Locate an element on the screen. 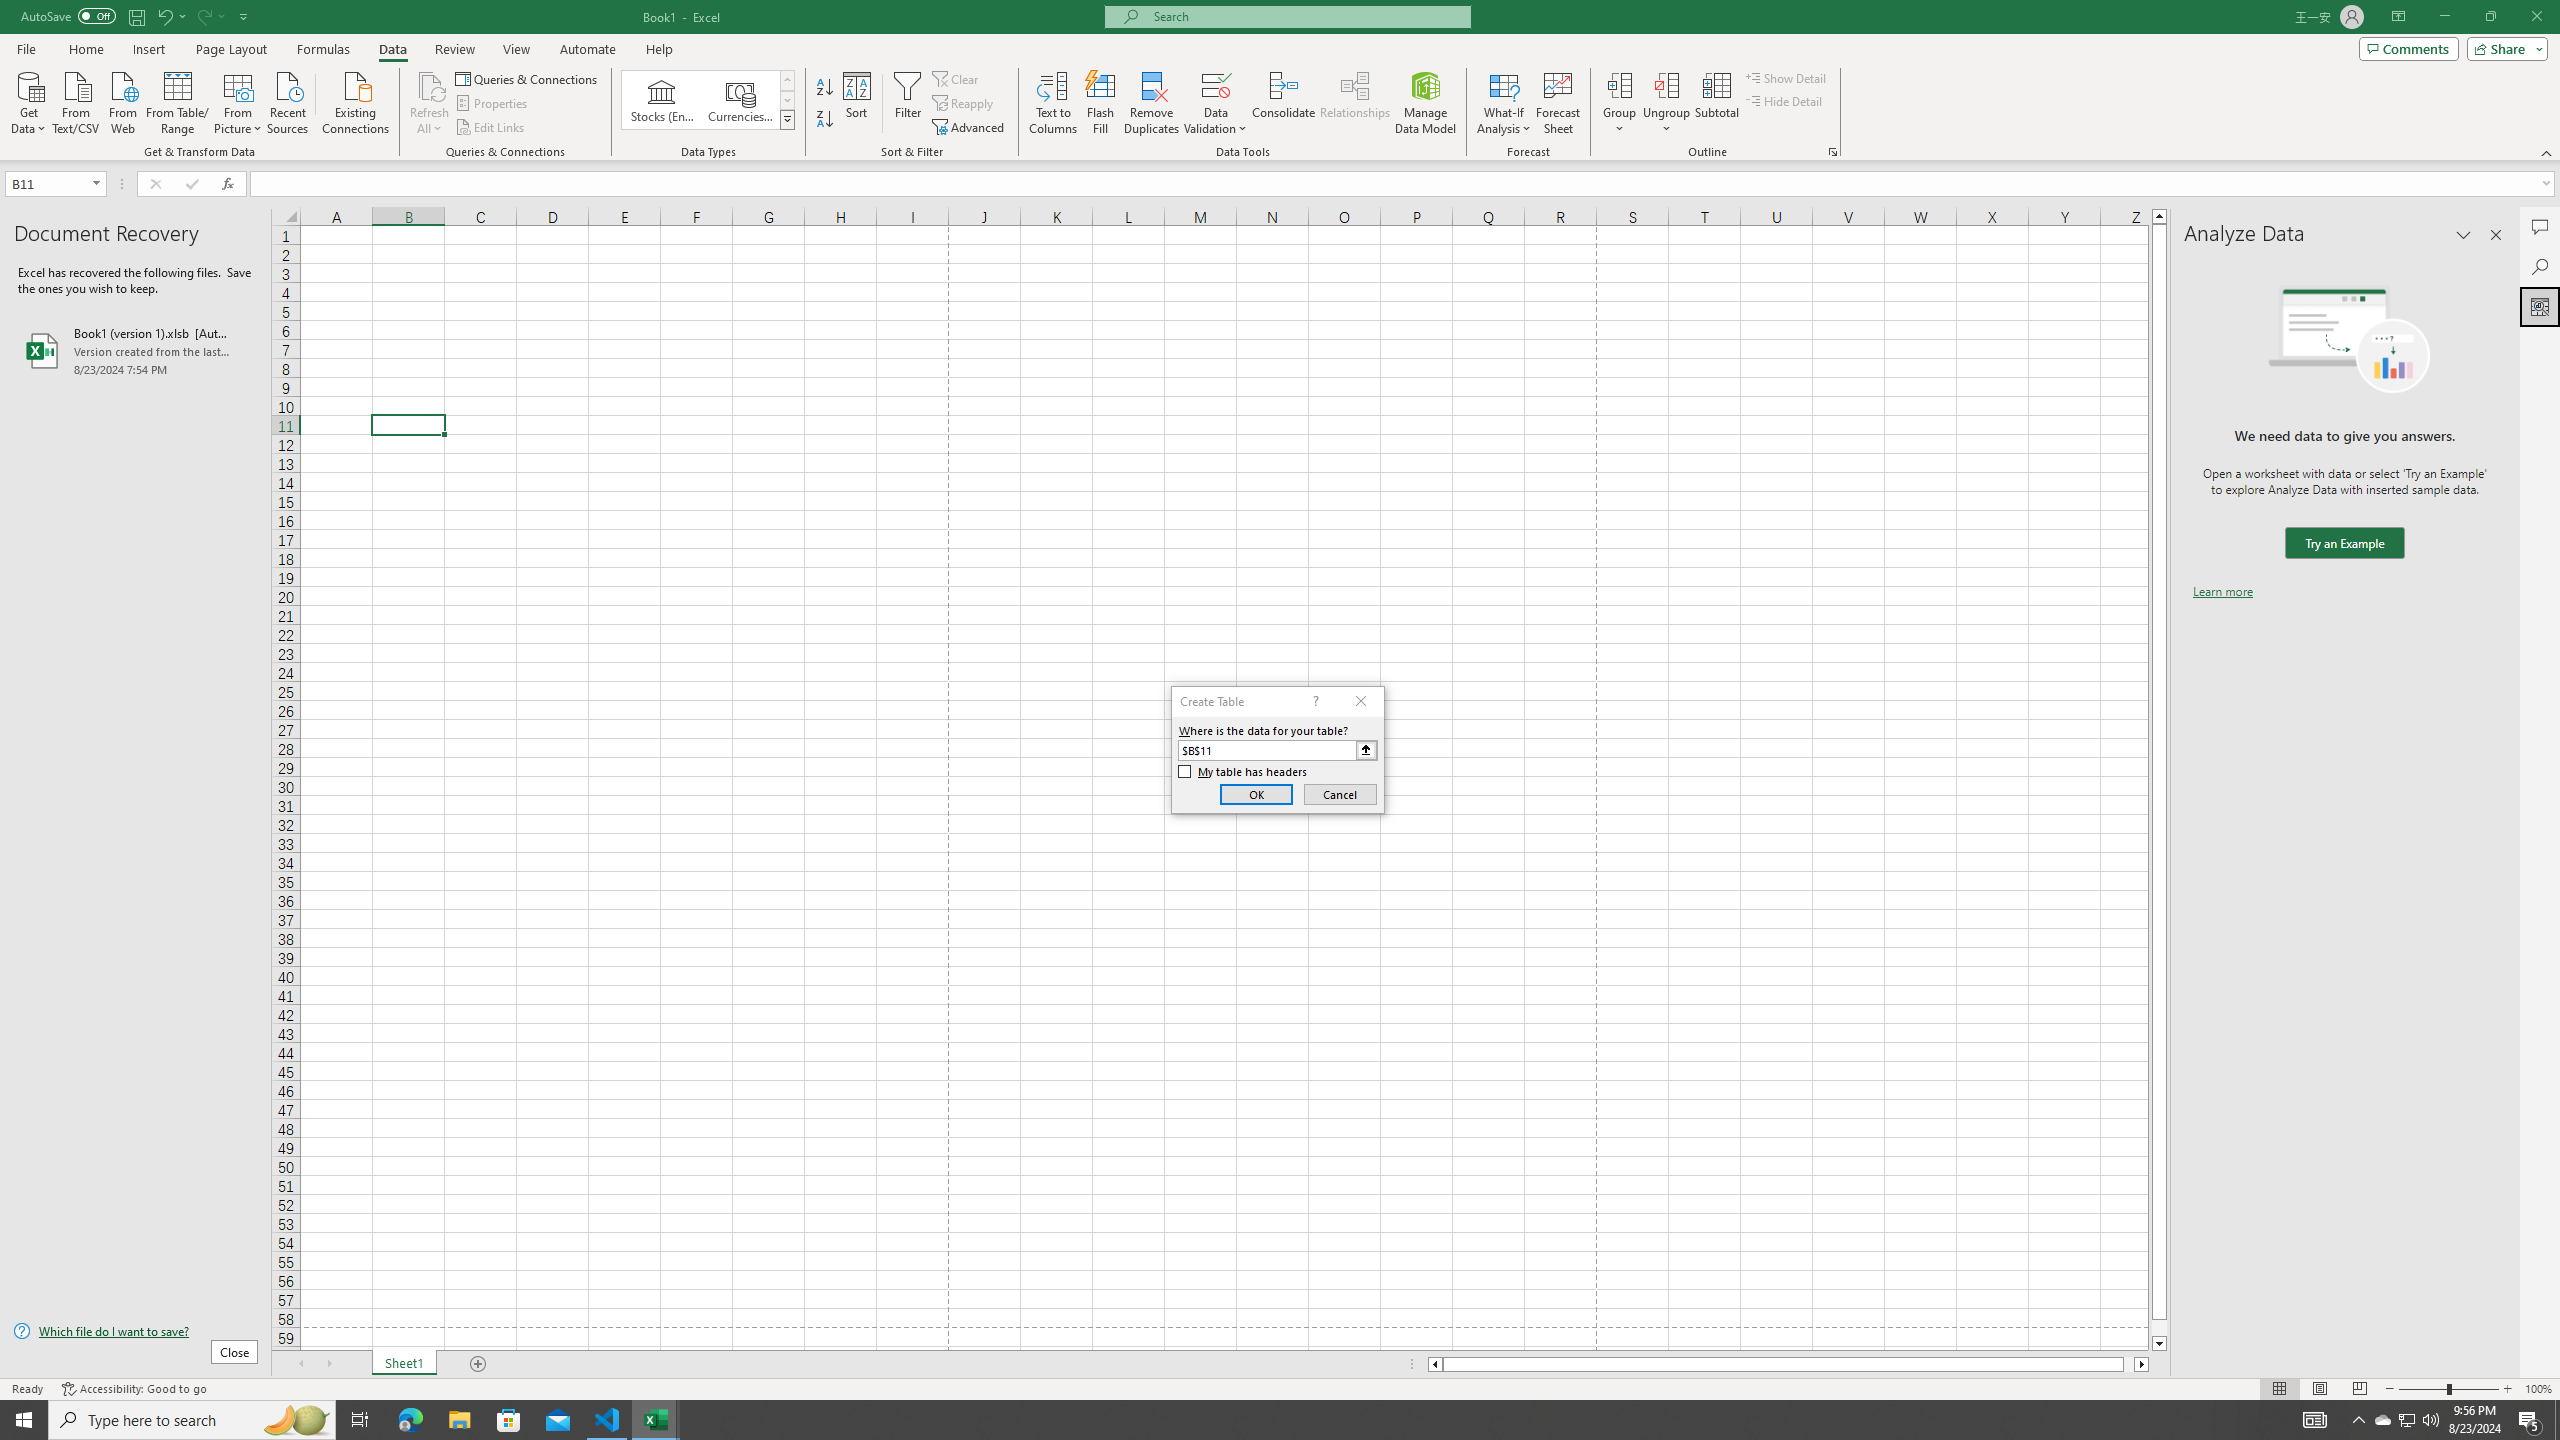 This screenshot has width=2560, height=1440. 'Analyze Data' is located at coordinates (2539, 306).